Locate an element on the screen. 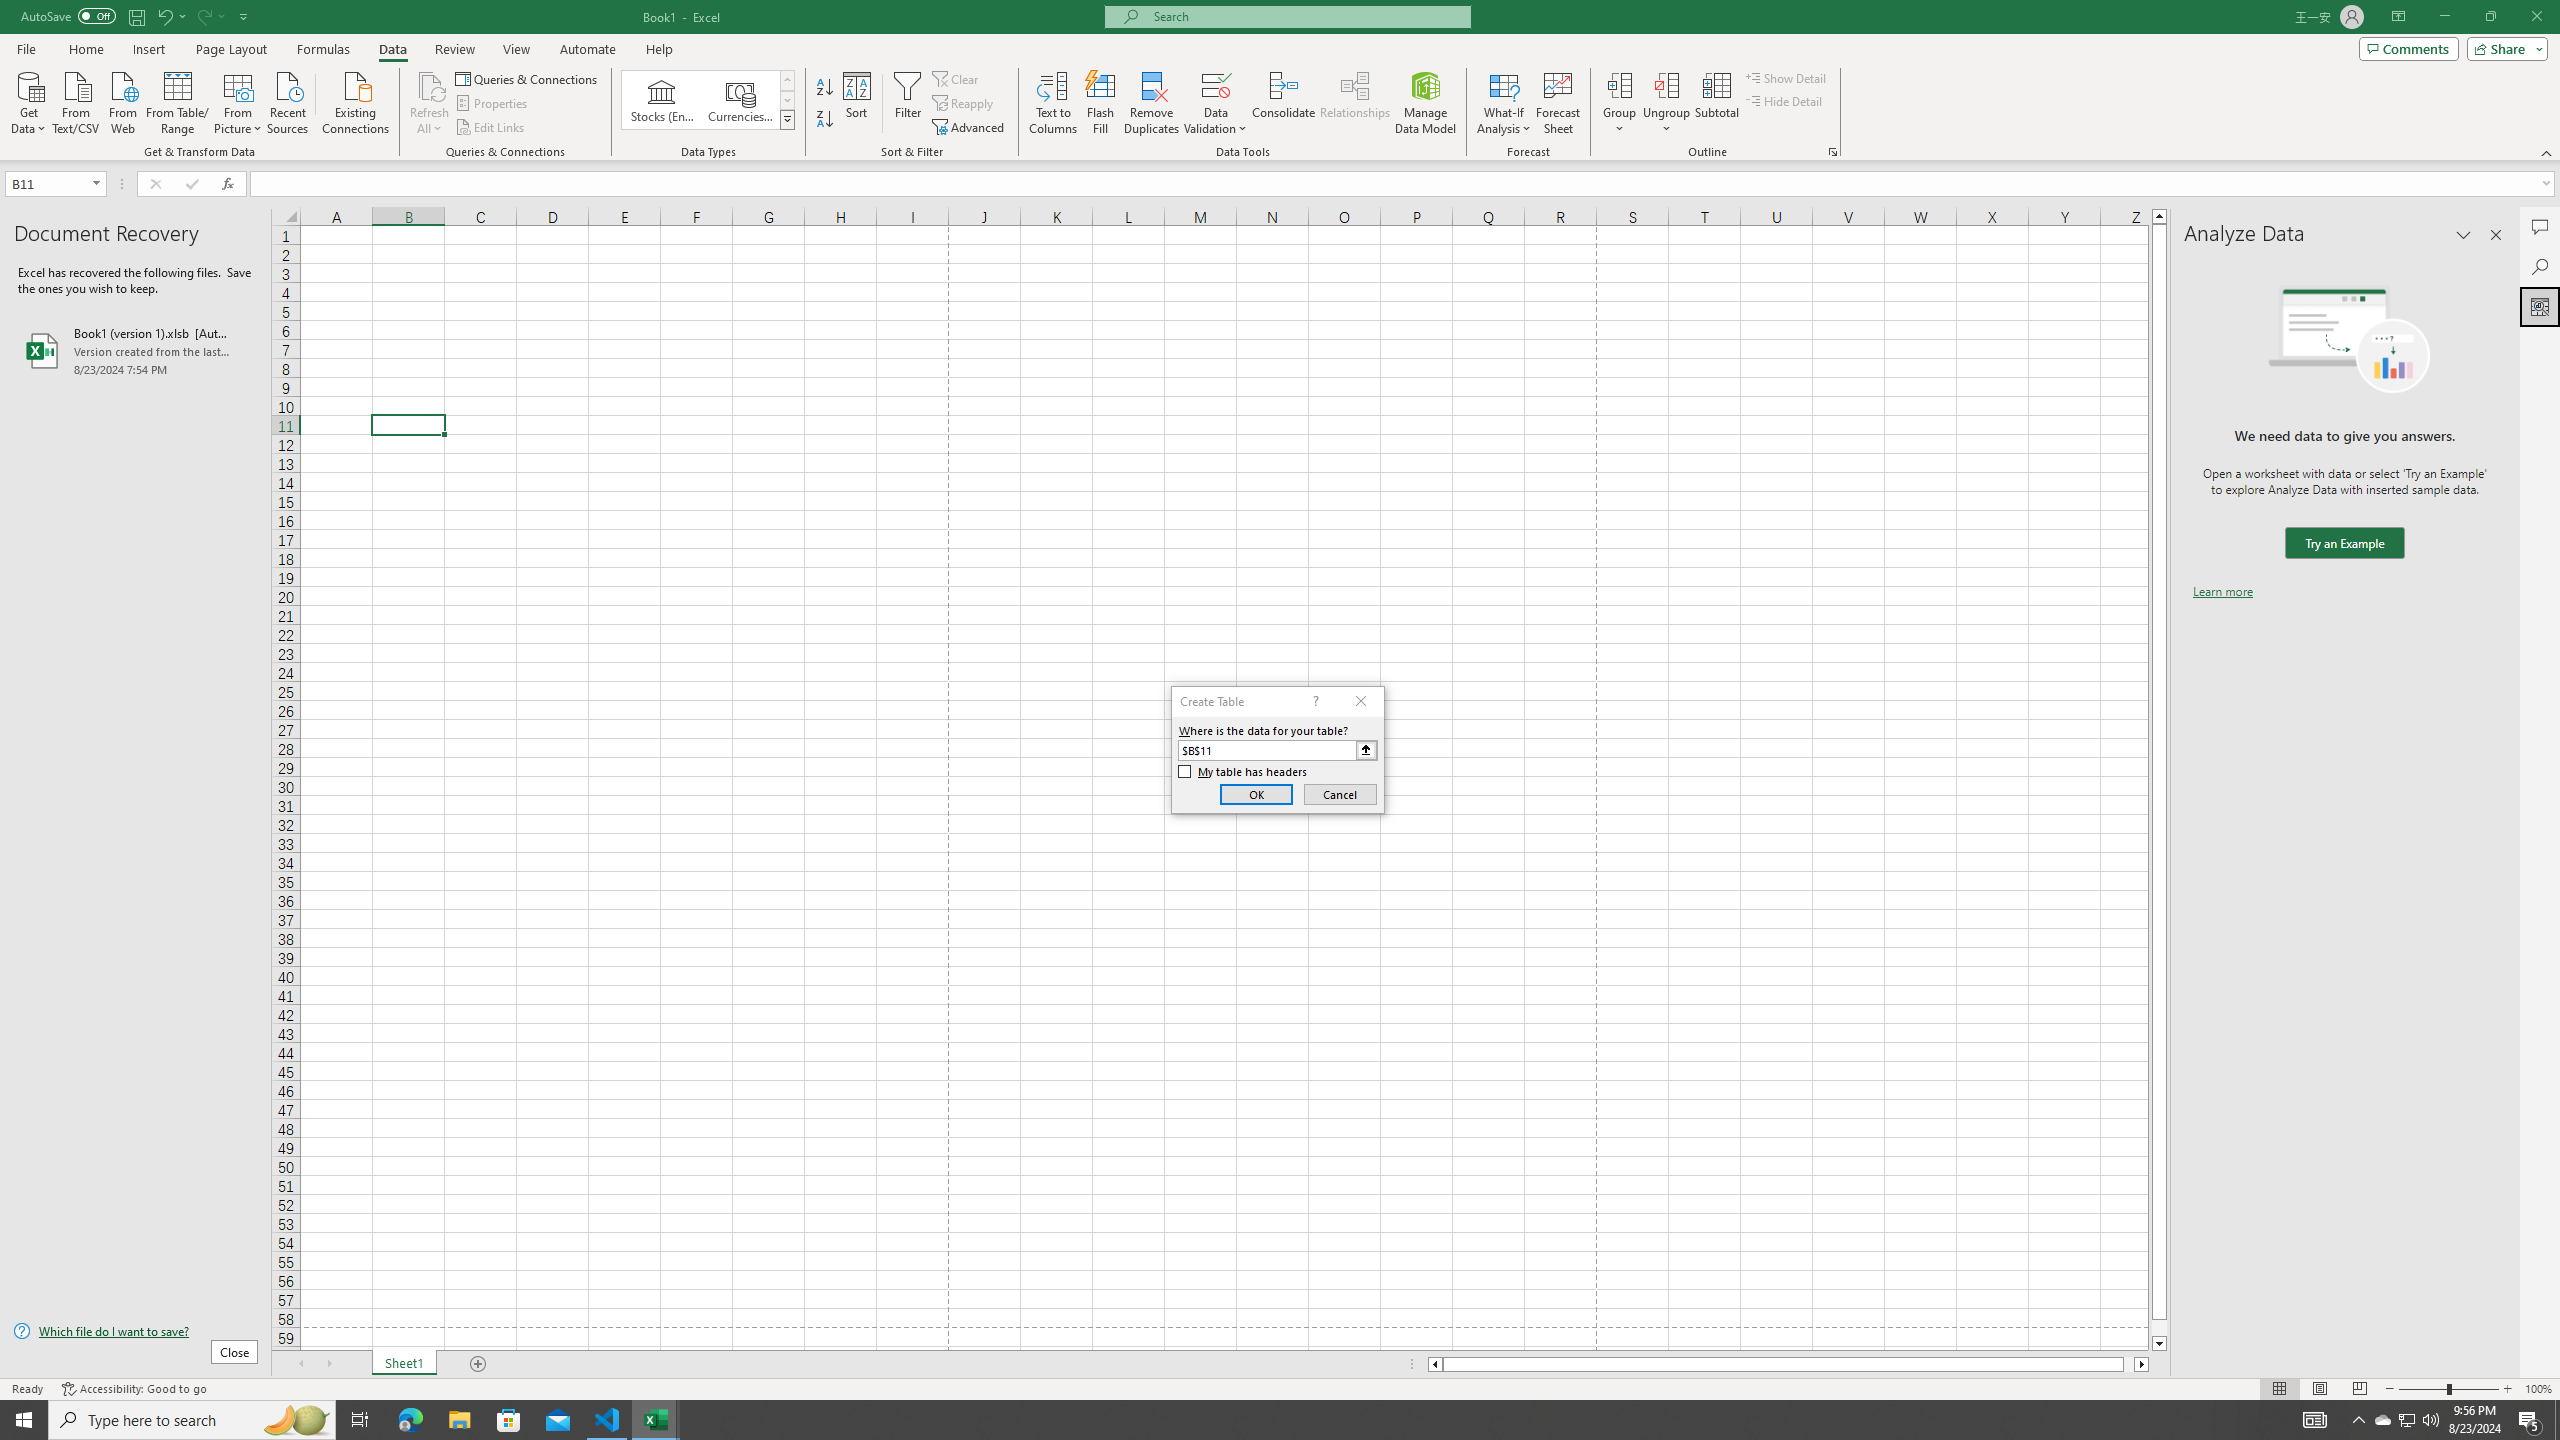 This screenshot has width=2560, height=1440. 'Analyze Data' is located at coordinates (2539, 306).